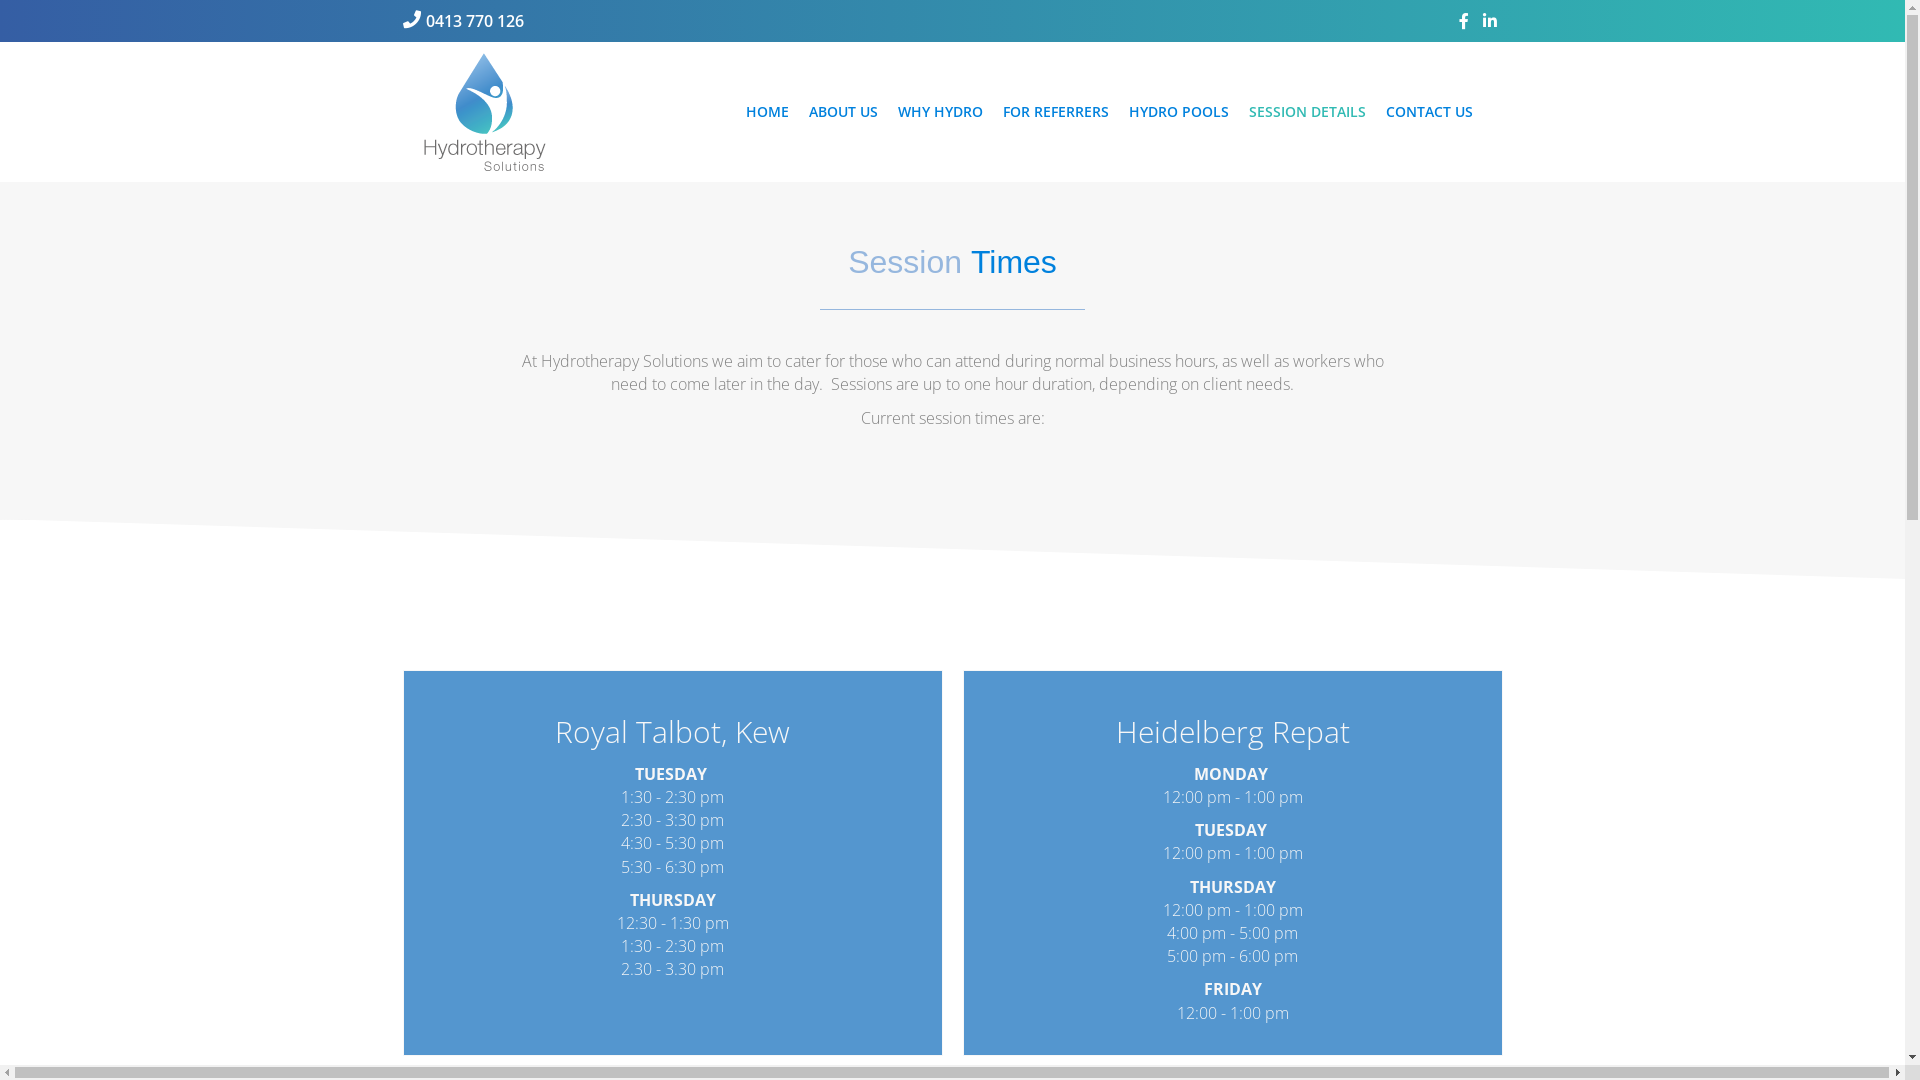 The height and width of the screenshot is (1080, 1920). What do you see at coordinates (842, 111) in the screenshot?
I see `'ABOUT US'` at bounding box center [842, 111].